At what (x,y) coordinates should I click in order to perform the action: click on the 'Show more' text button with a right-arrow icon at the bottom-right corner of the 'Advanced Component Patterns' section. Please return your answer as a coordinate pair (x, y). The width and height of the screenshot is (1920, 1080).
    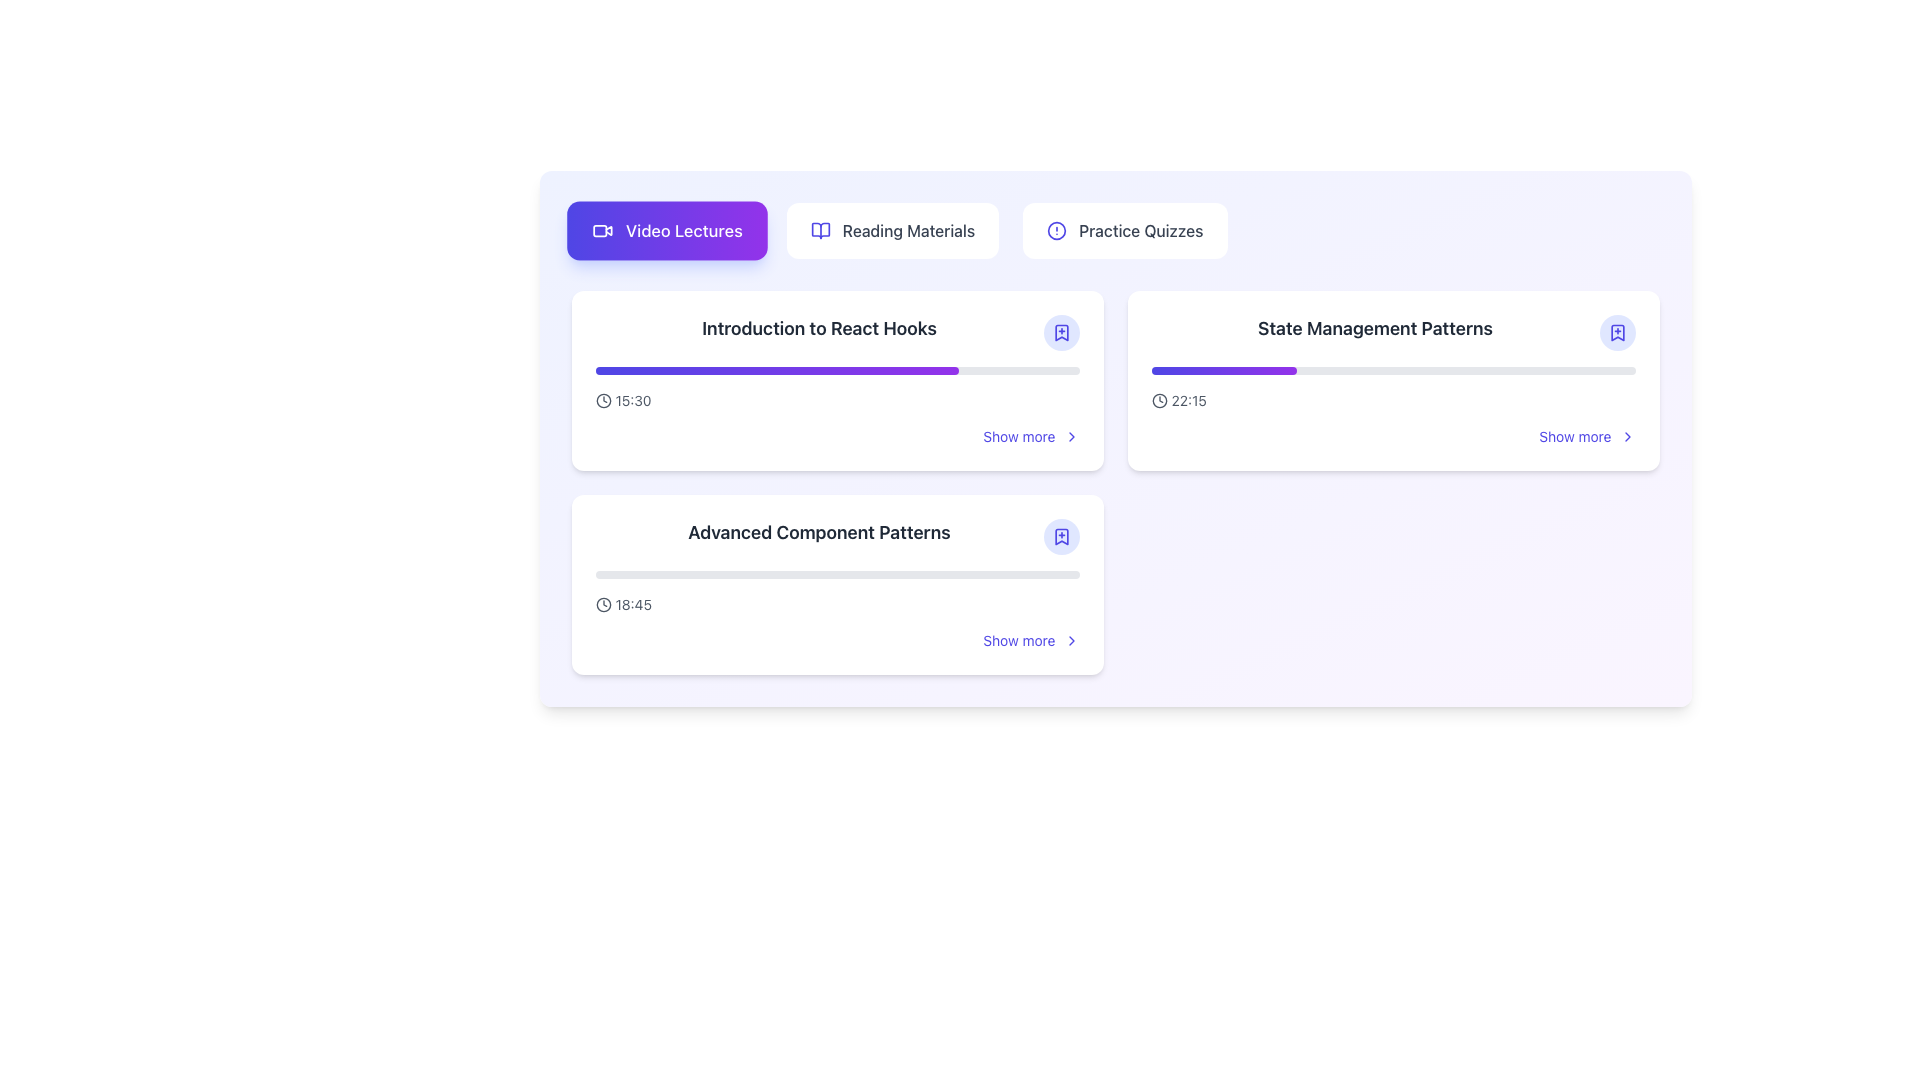
    Looking at the image, I should click on (1031, 640).